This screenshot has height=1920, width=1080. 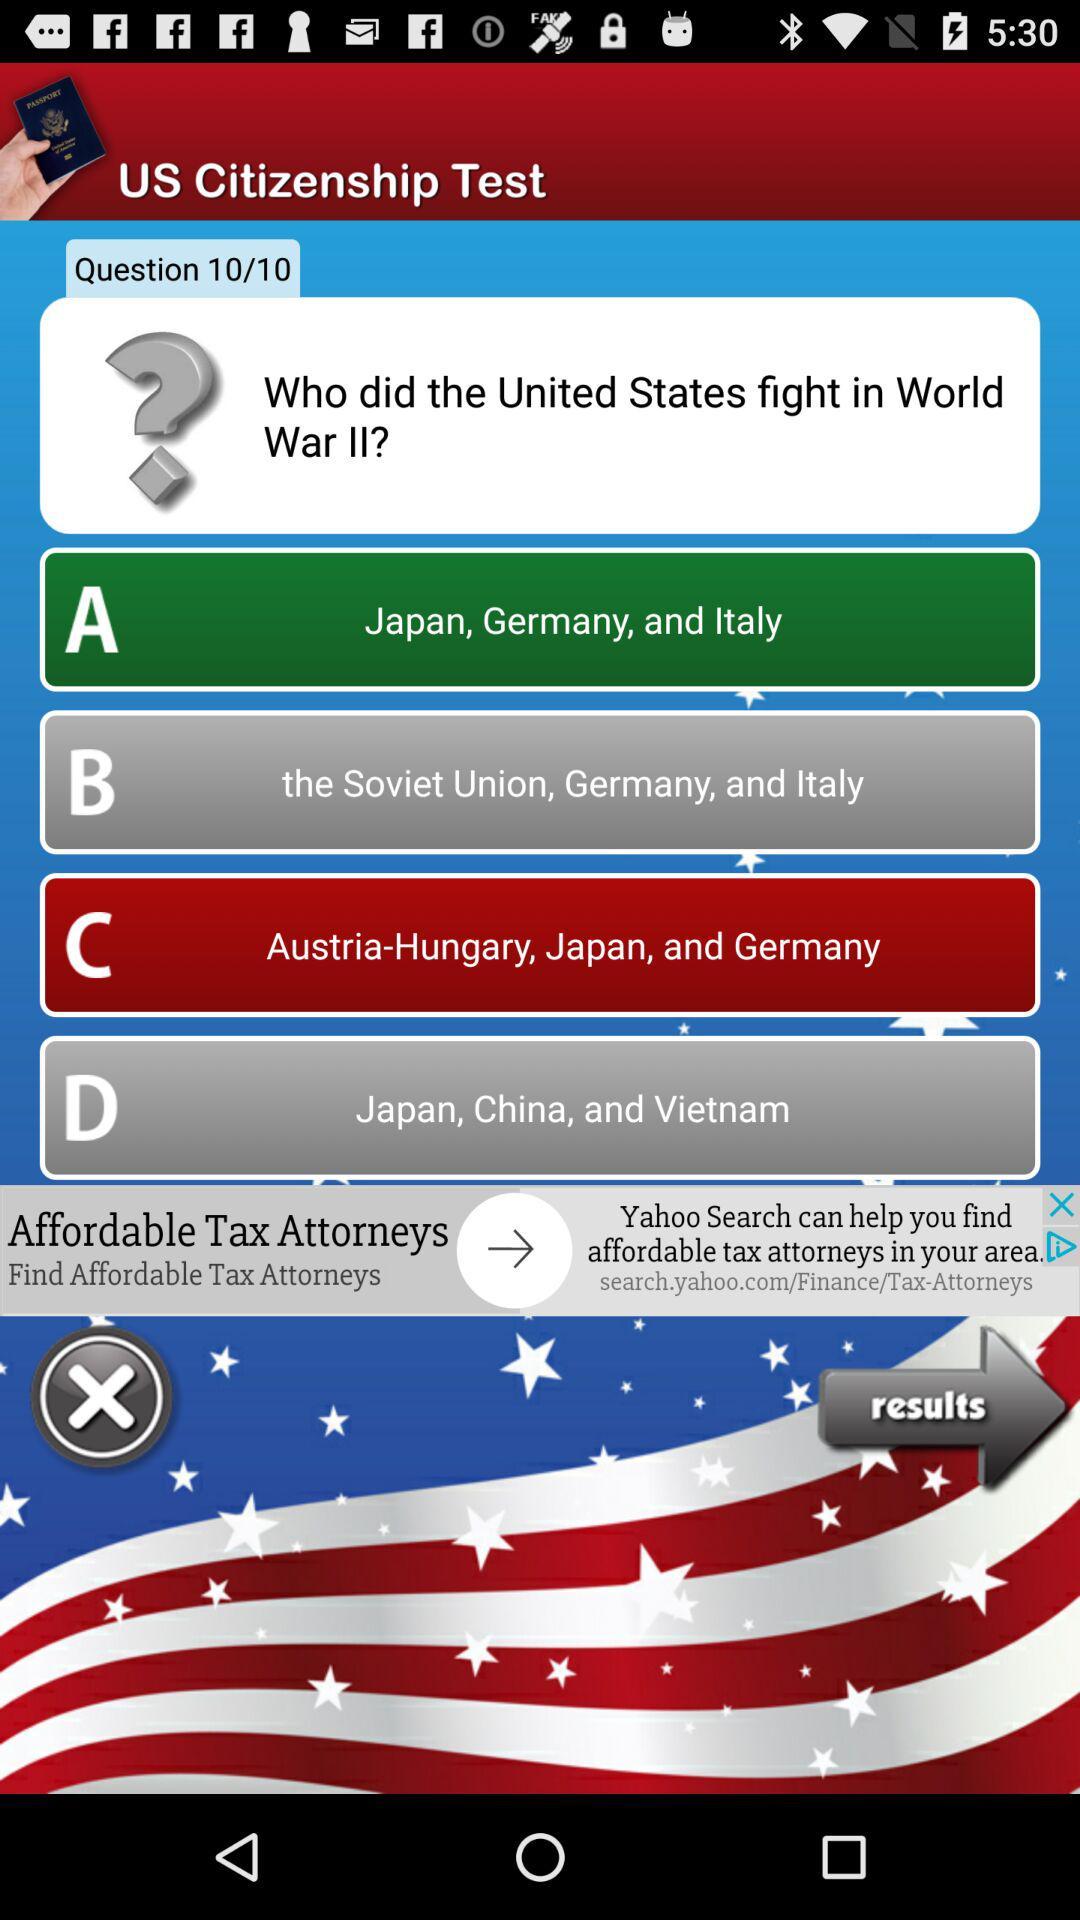 I want to click on go result, so click(x=947, y=1409).